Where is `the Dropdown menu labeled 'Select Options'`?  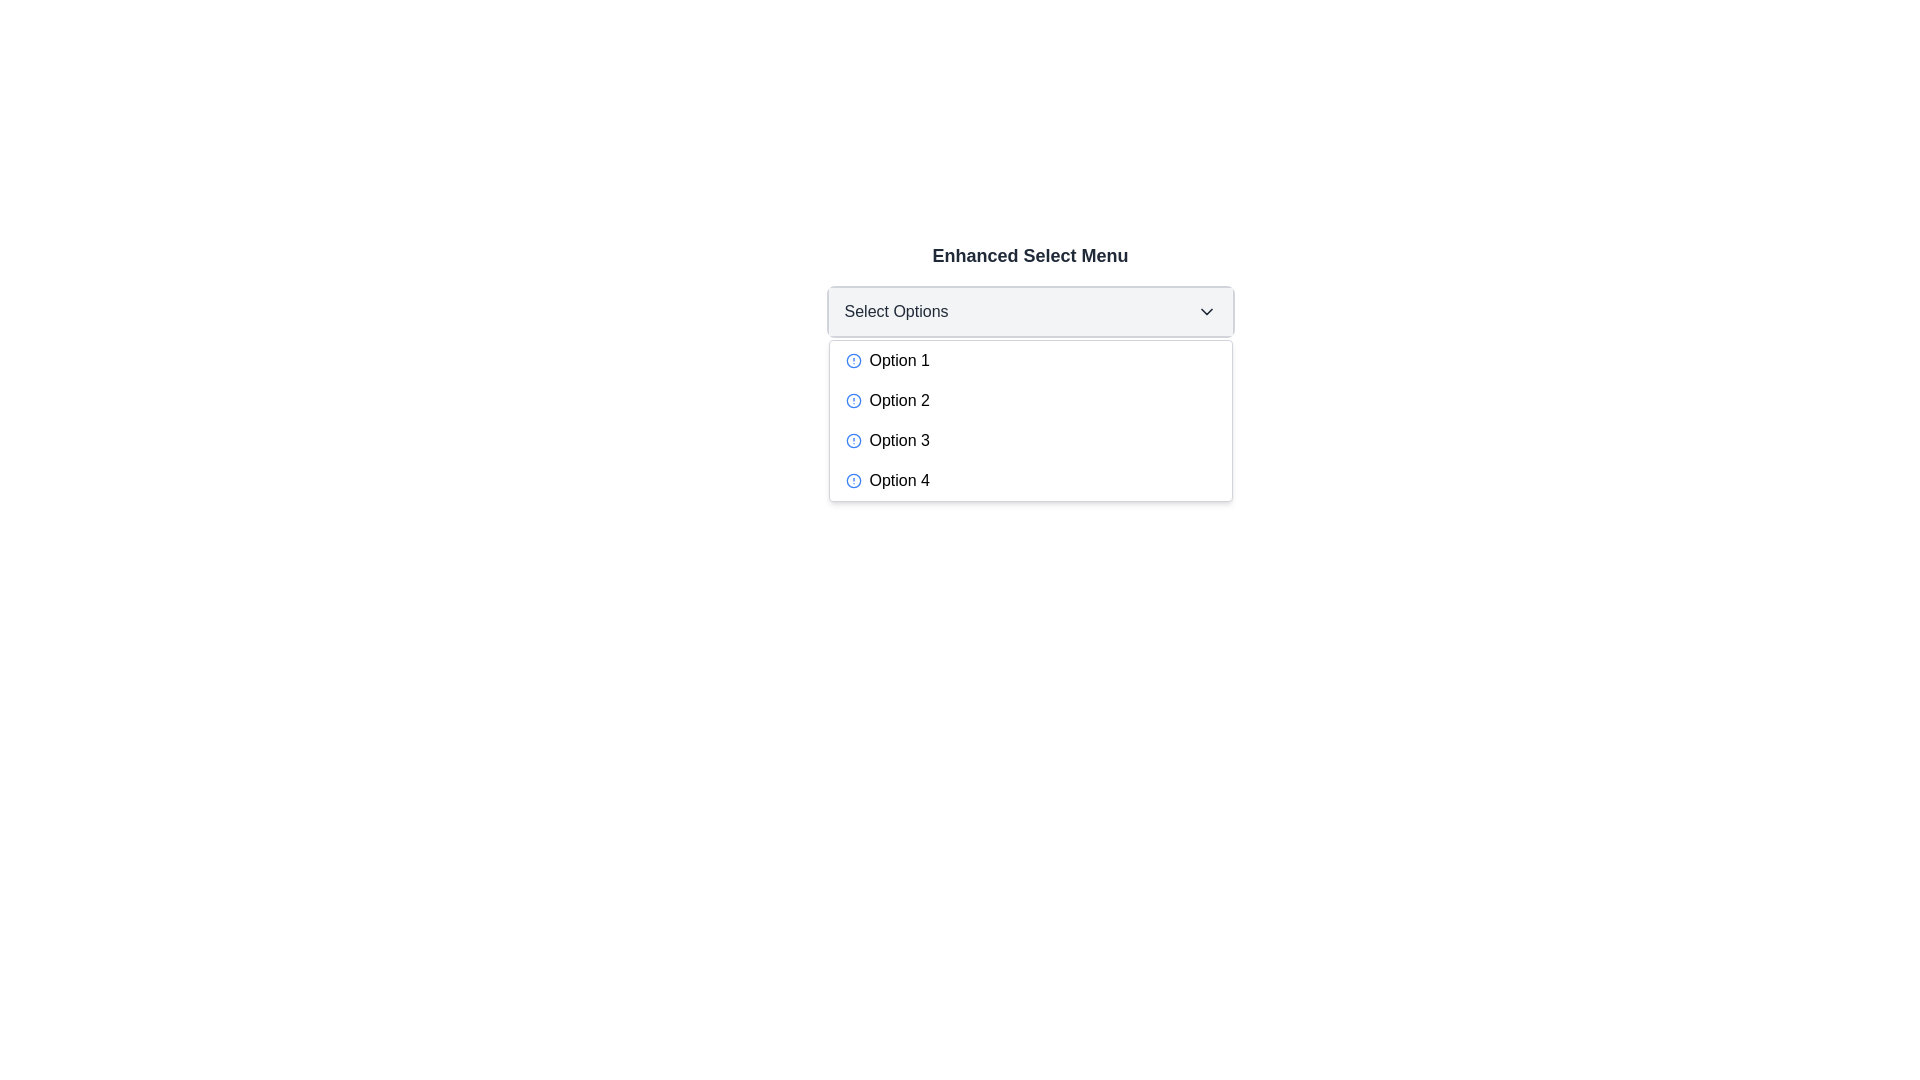 the Dropdown menu labeled 'Select Options' is located at coordinates (1030, 312).